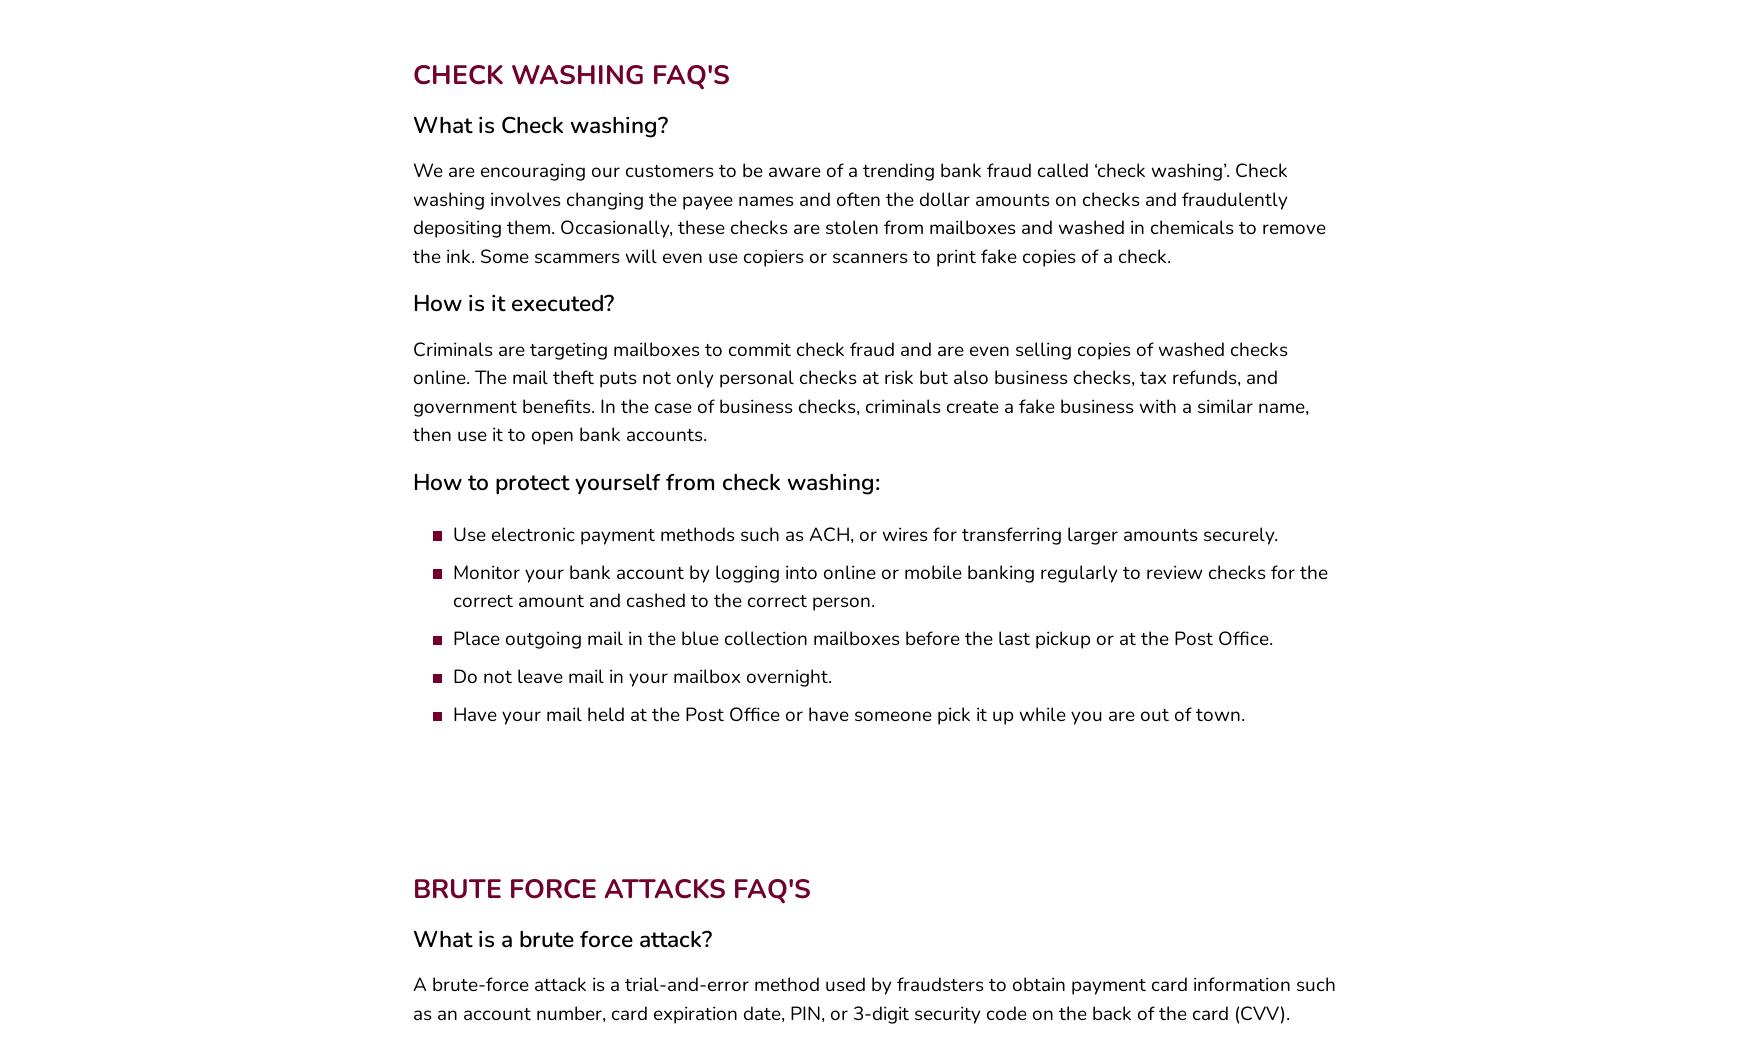  I want to click on 'How is it executed?', so click(511, 310).